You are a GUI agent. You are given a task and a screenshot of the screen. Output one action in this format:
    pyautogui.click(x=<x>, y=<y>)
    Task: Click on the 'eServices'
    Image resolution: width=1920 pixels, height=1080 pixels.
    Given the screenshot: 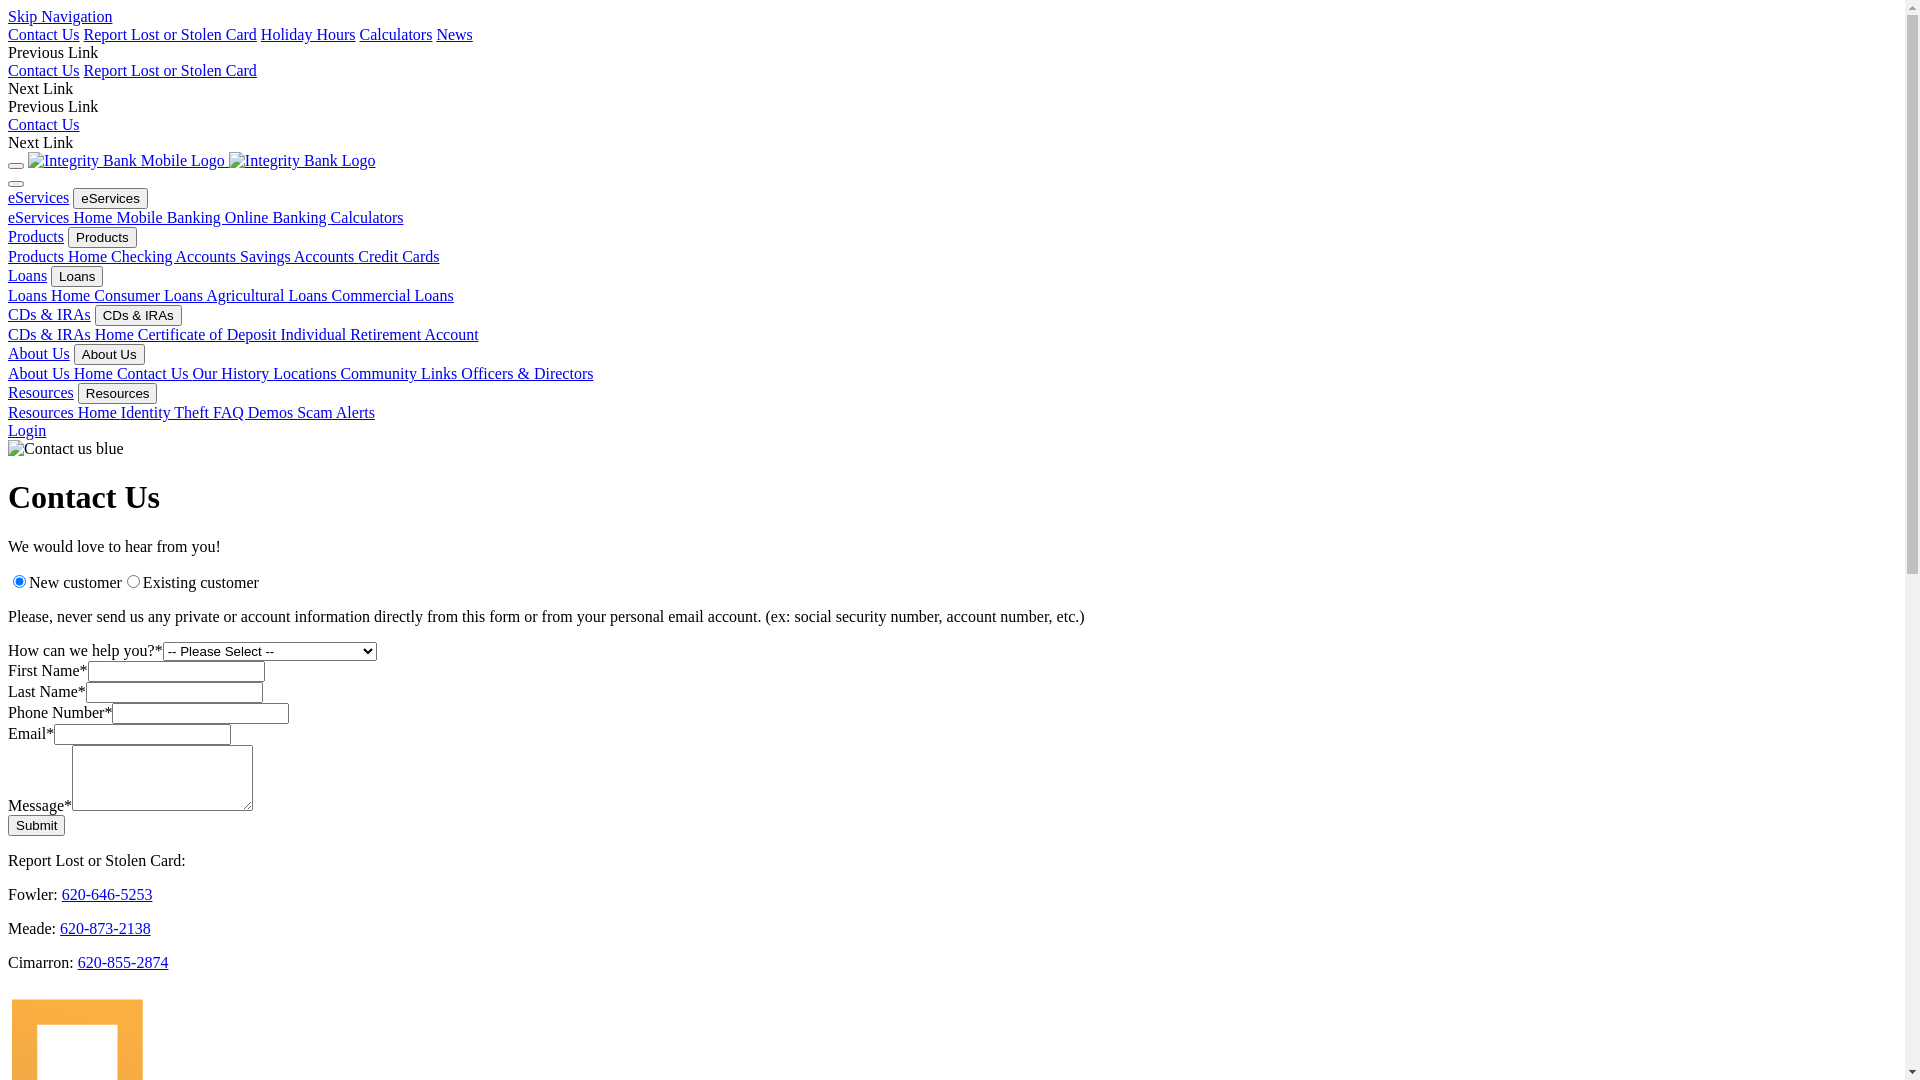 What is the action you would take?
    pyautogui.click(x=109, y=198)
    